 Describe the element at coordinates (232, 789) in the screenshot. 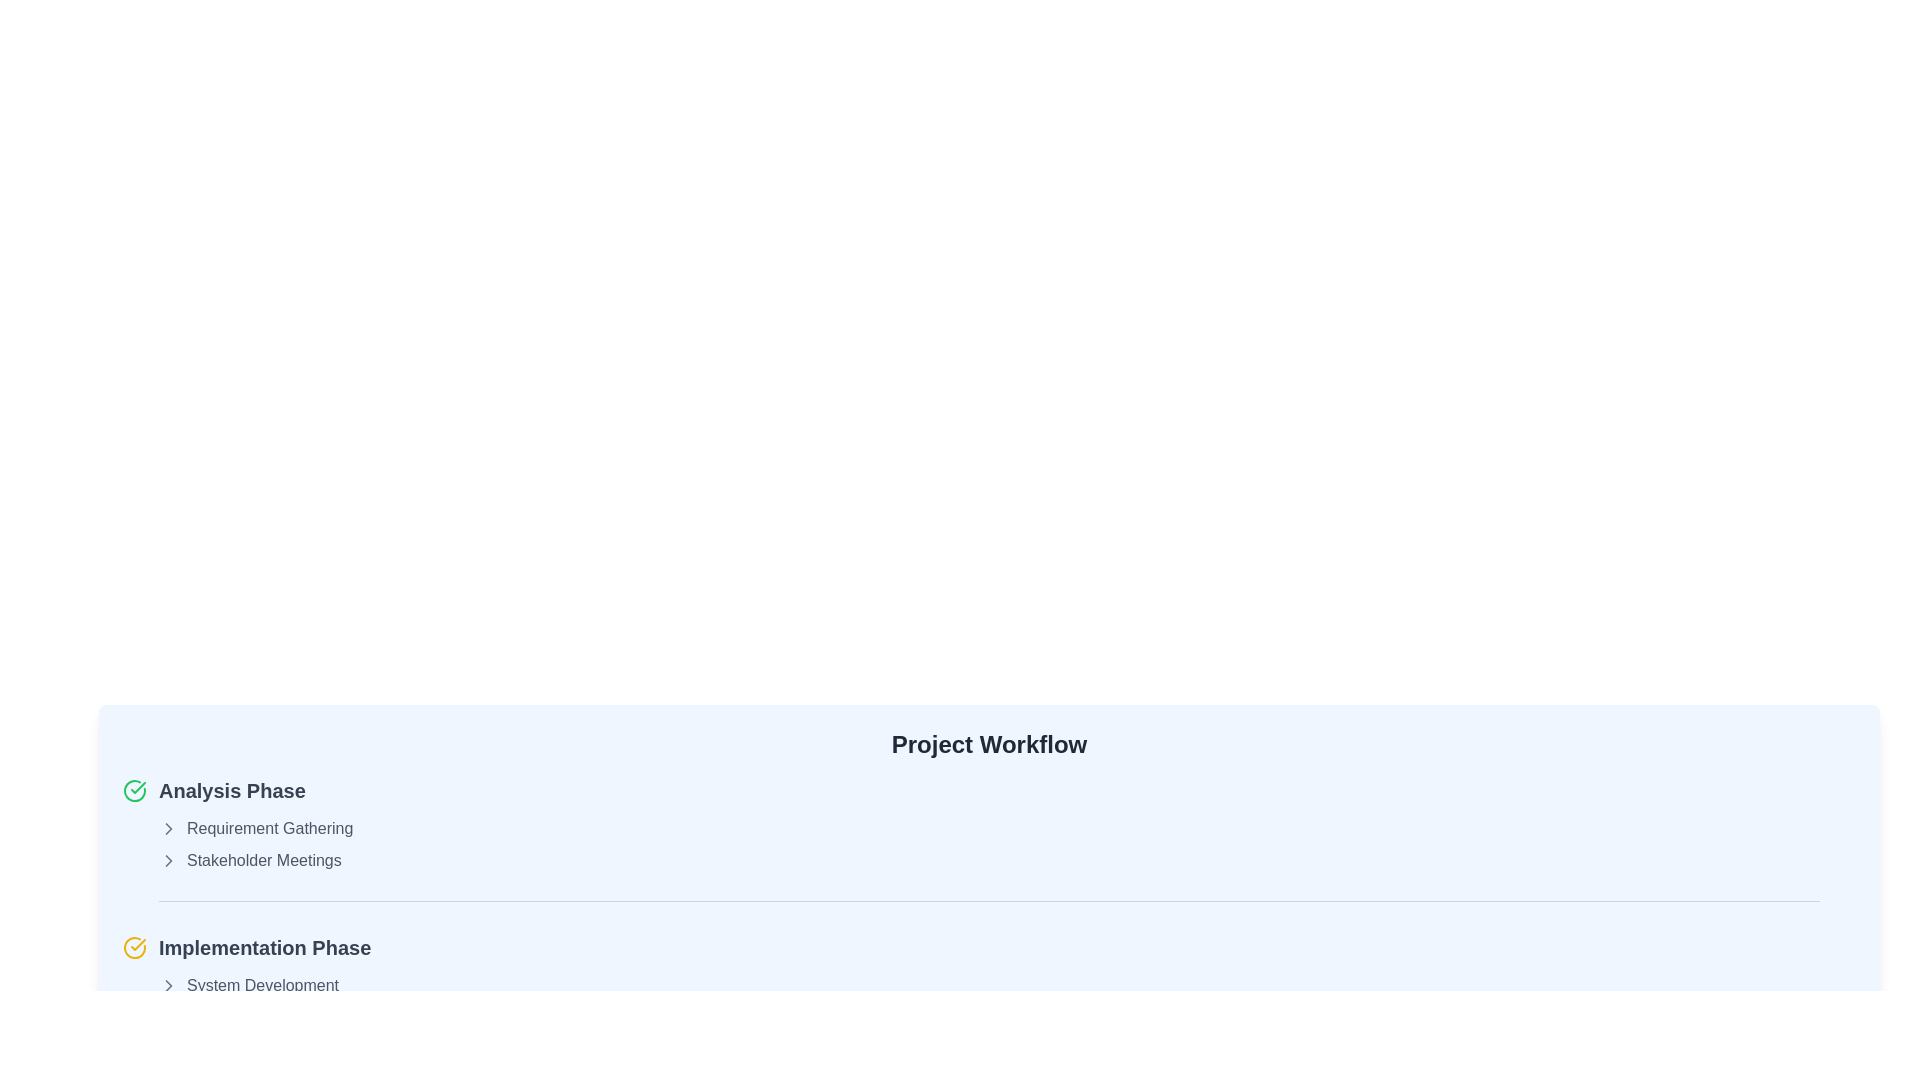

I see `text label 'Analysis Phase' that is styled in a large, bold font and located above other list items in the workflow diagram` at that location.